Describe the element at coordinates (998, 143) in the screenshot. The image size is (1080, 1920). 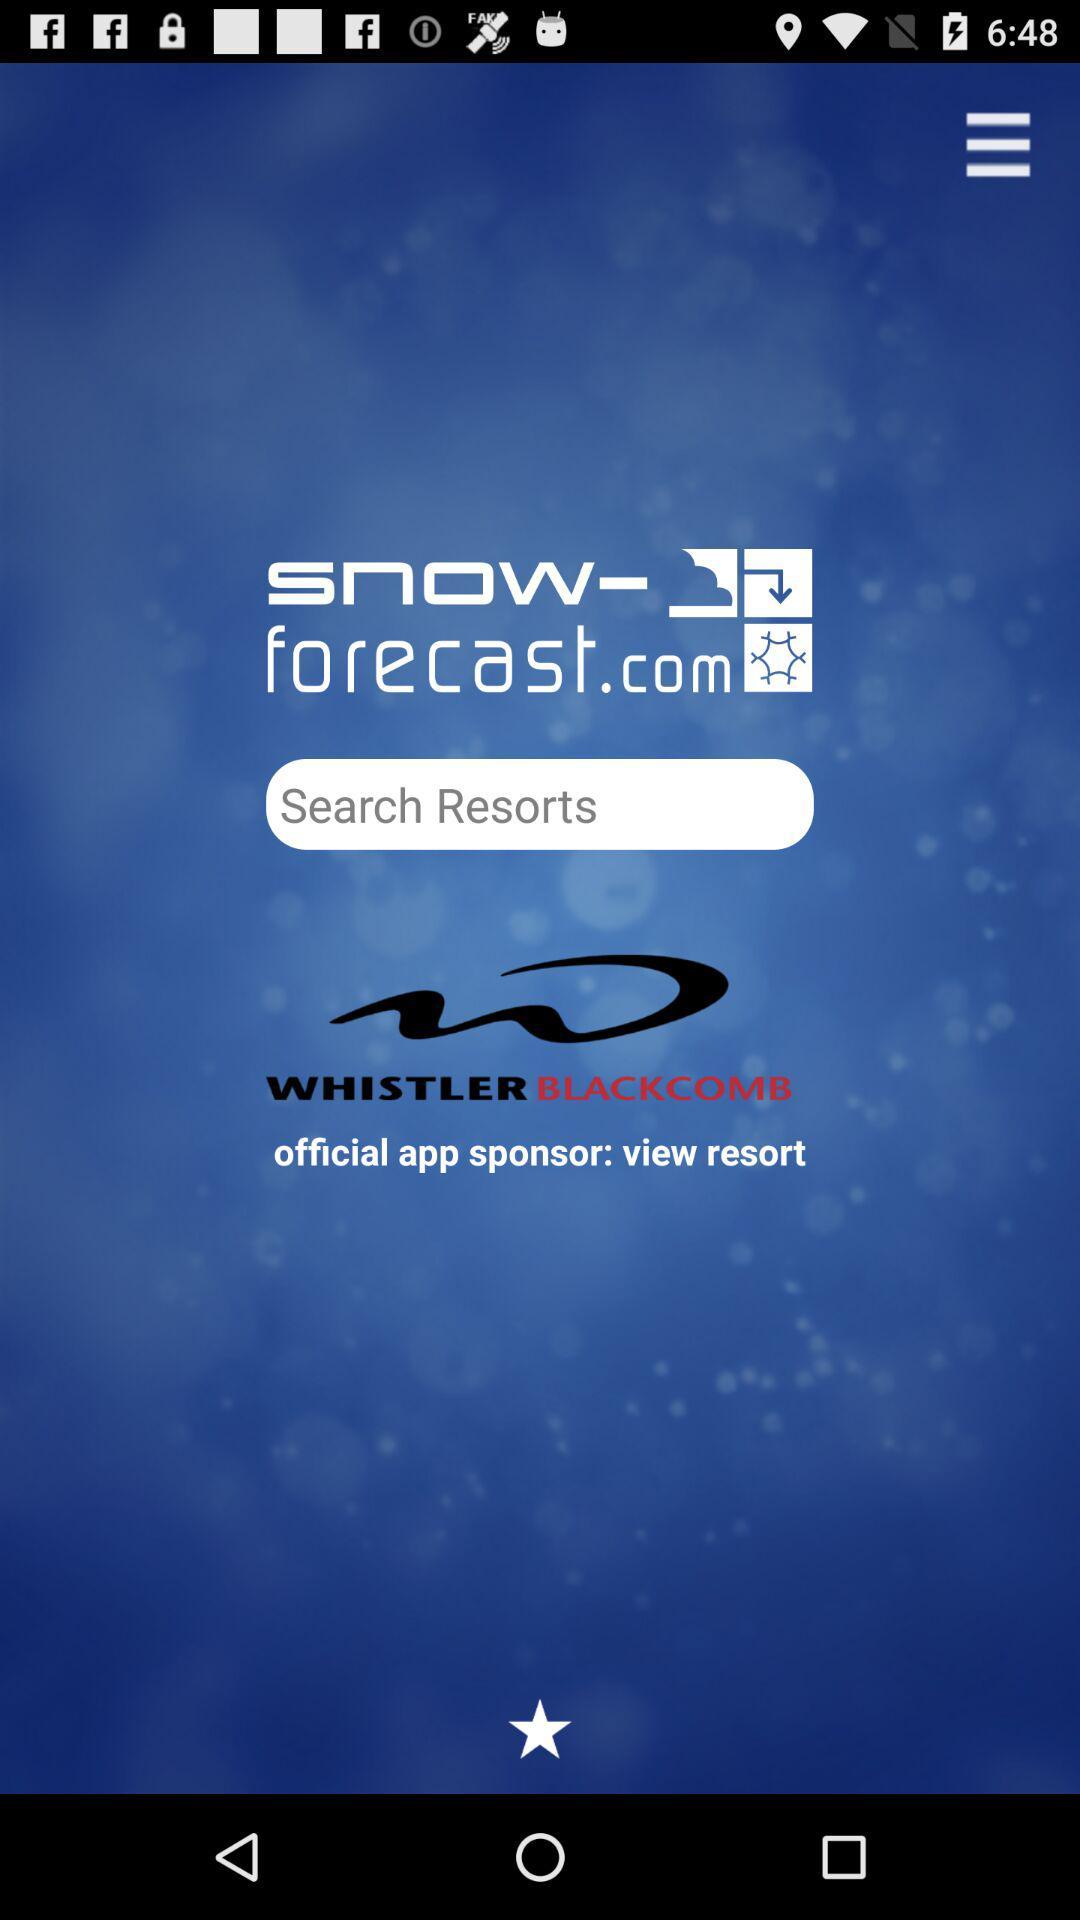
I see `action dots` at that location.